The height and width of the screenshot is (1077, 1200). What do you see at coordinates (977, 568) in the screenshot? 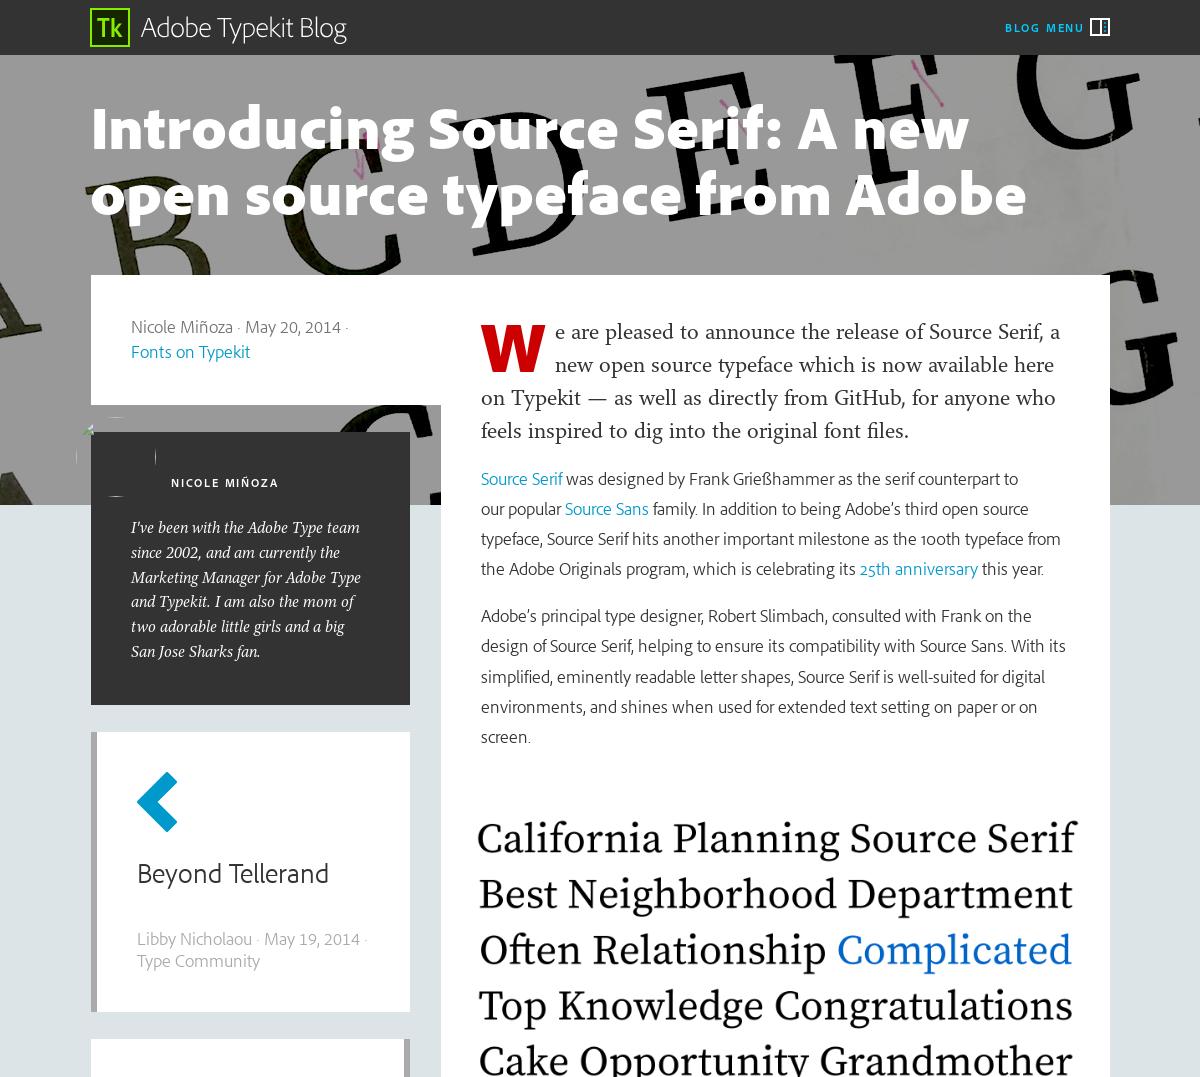
I see `'this year.'` at bounding box center [977, 568].